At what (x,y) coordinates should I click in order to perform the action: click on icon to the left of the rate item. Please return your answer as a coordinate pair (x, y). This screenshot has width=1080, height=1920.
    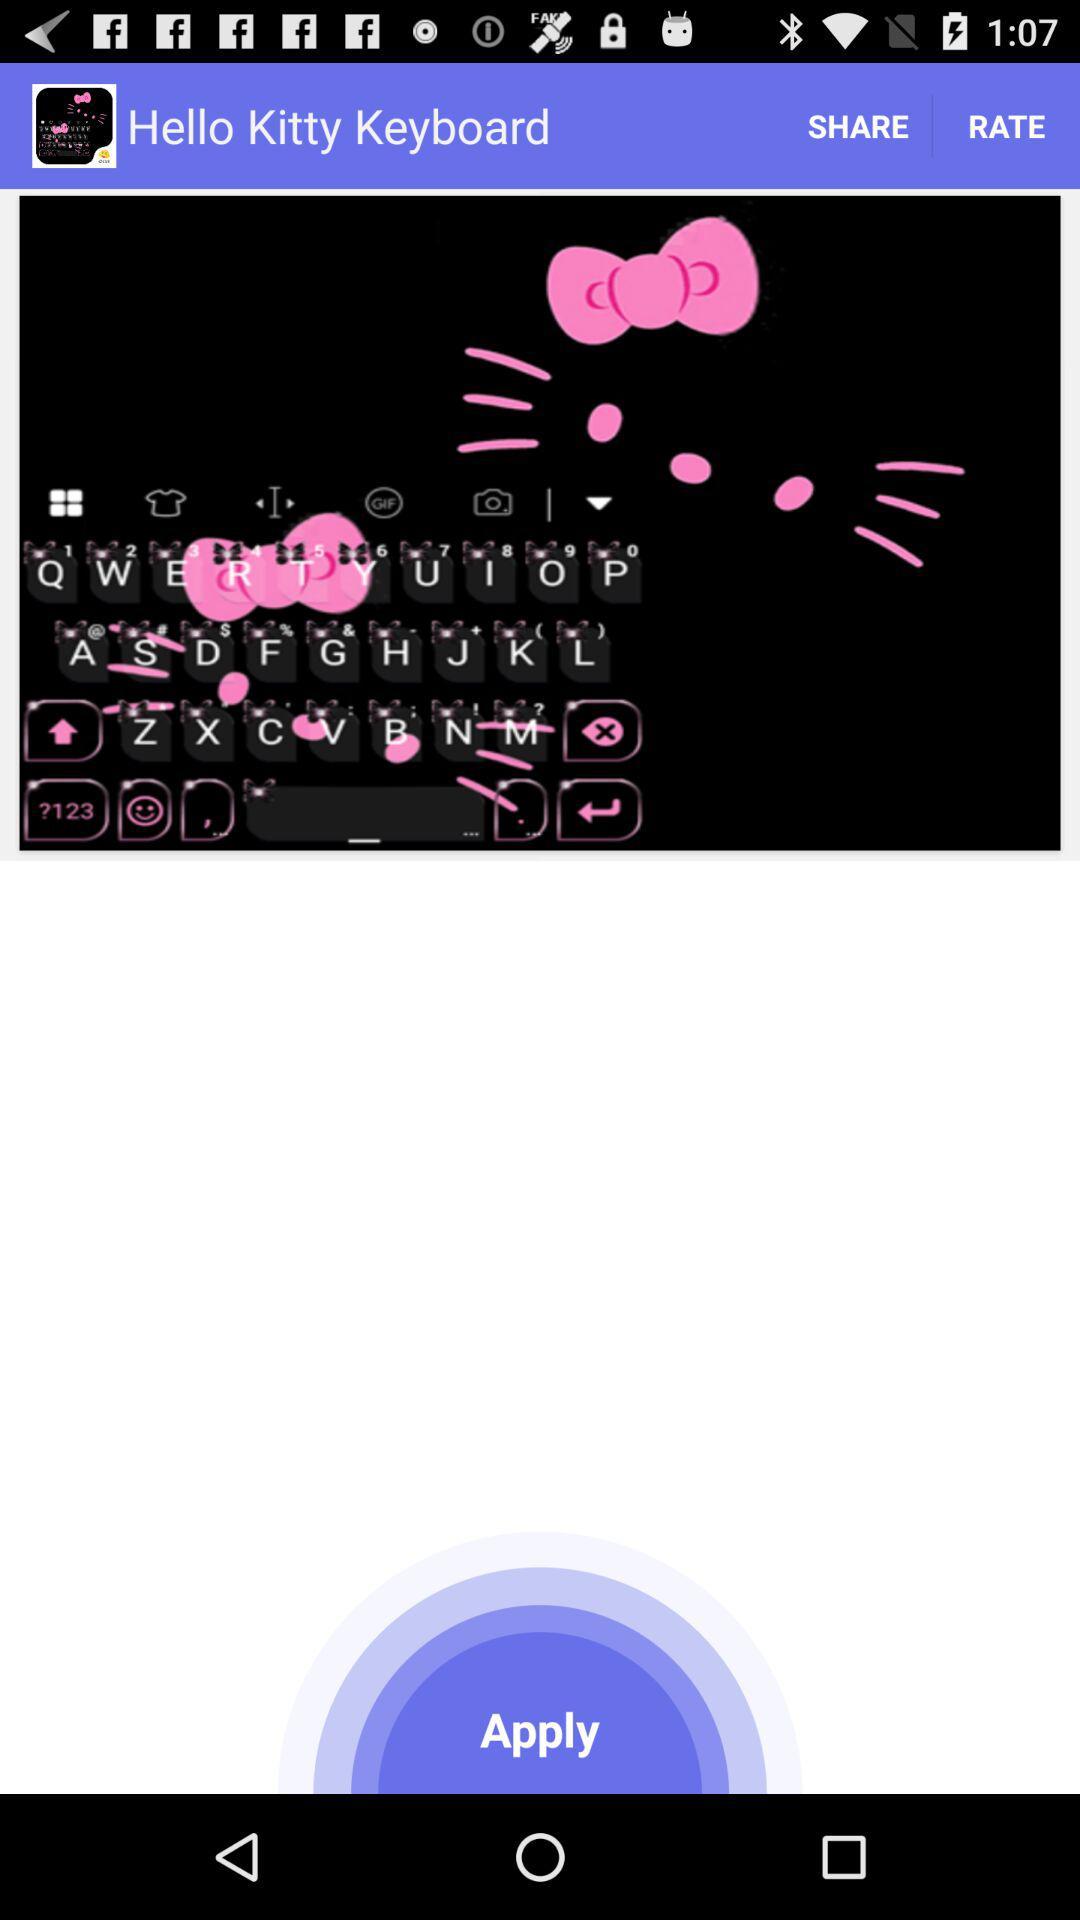
    Looking at the image, I should click on (856, 124).